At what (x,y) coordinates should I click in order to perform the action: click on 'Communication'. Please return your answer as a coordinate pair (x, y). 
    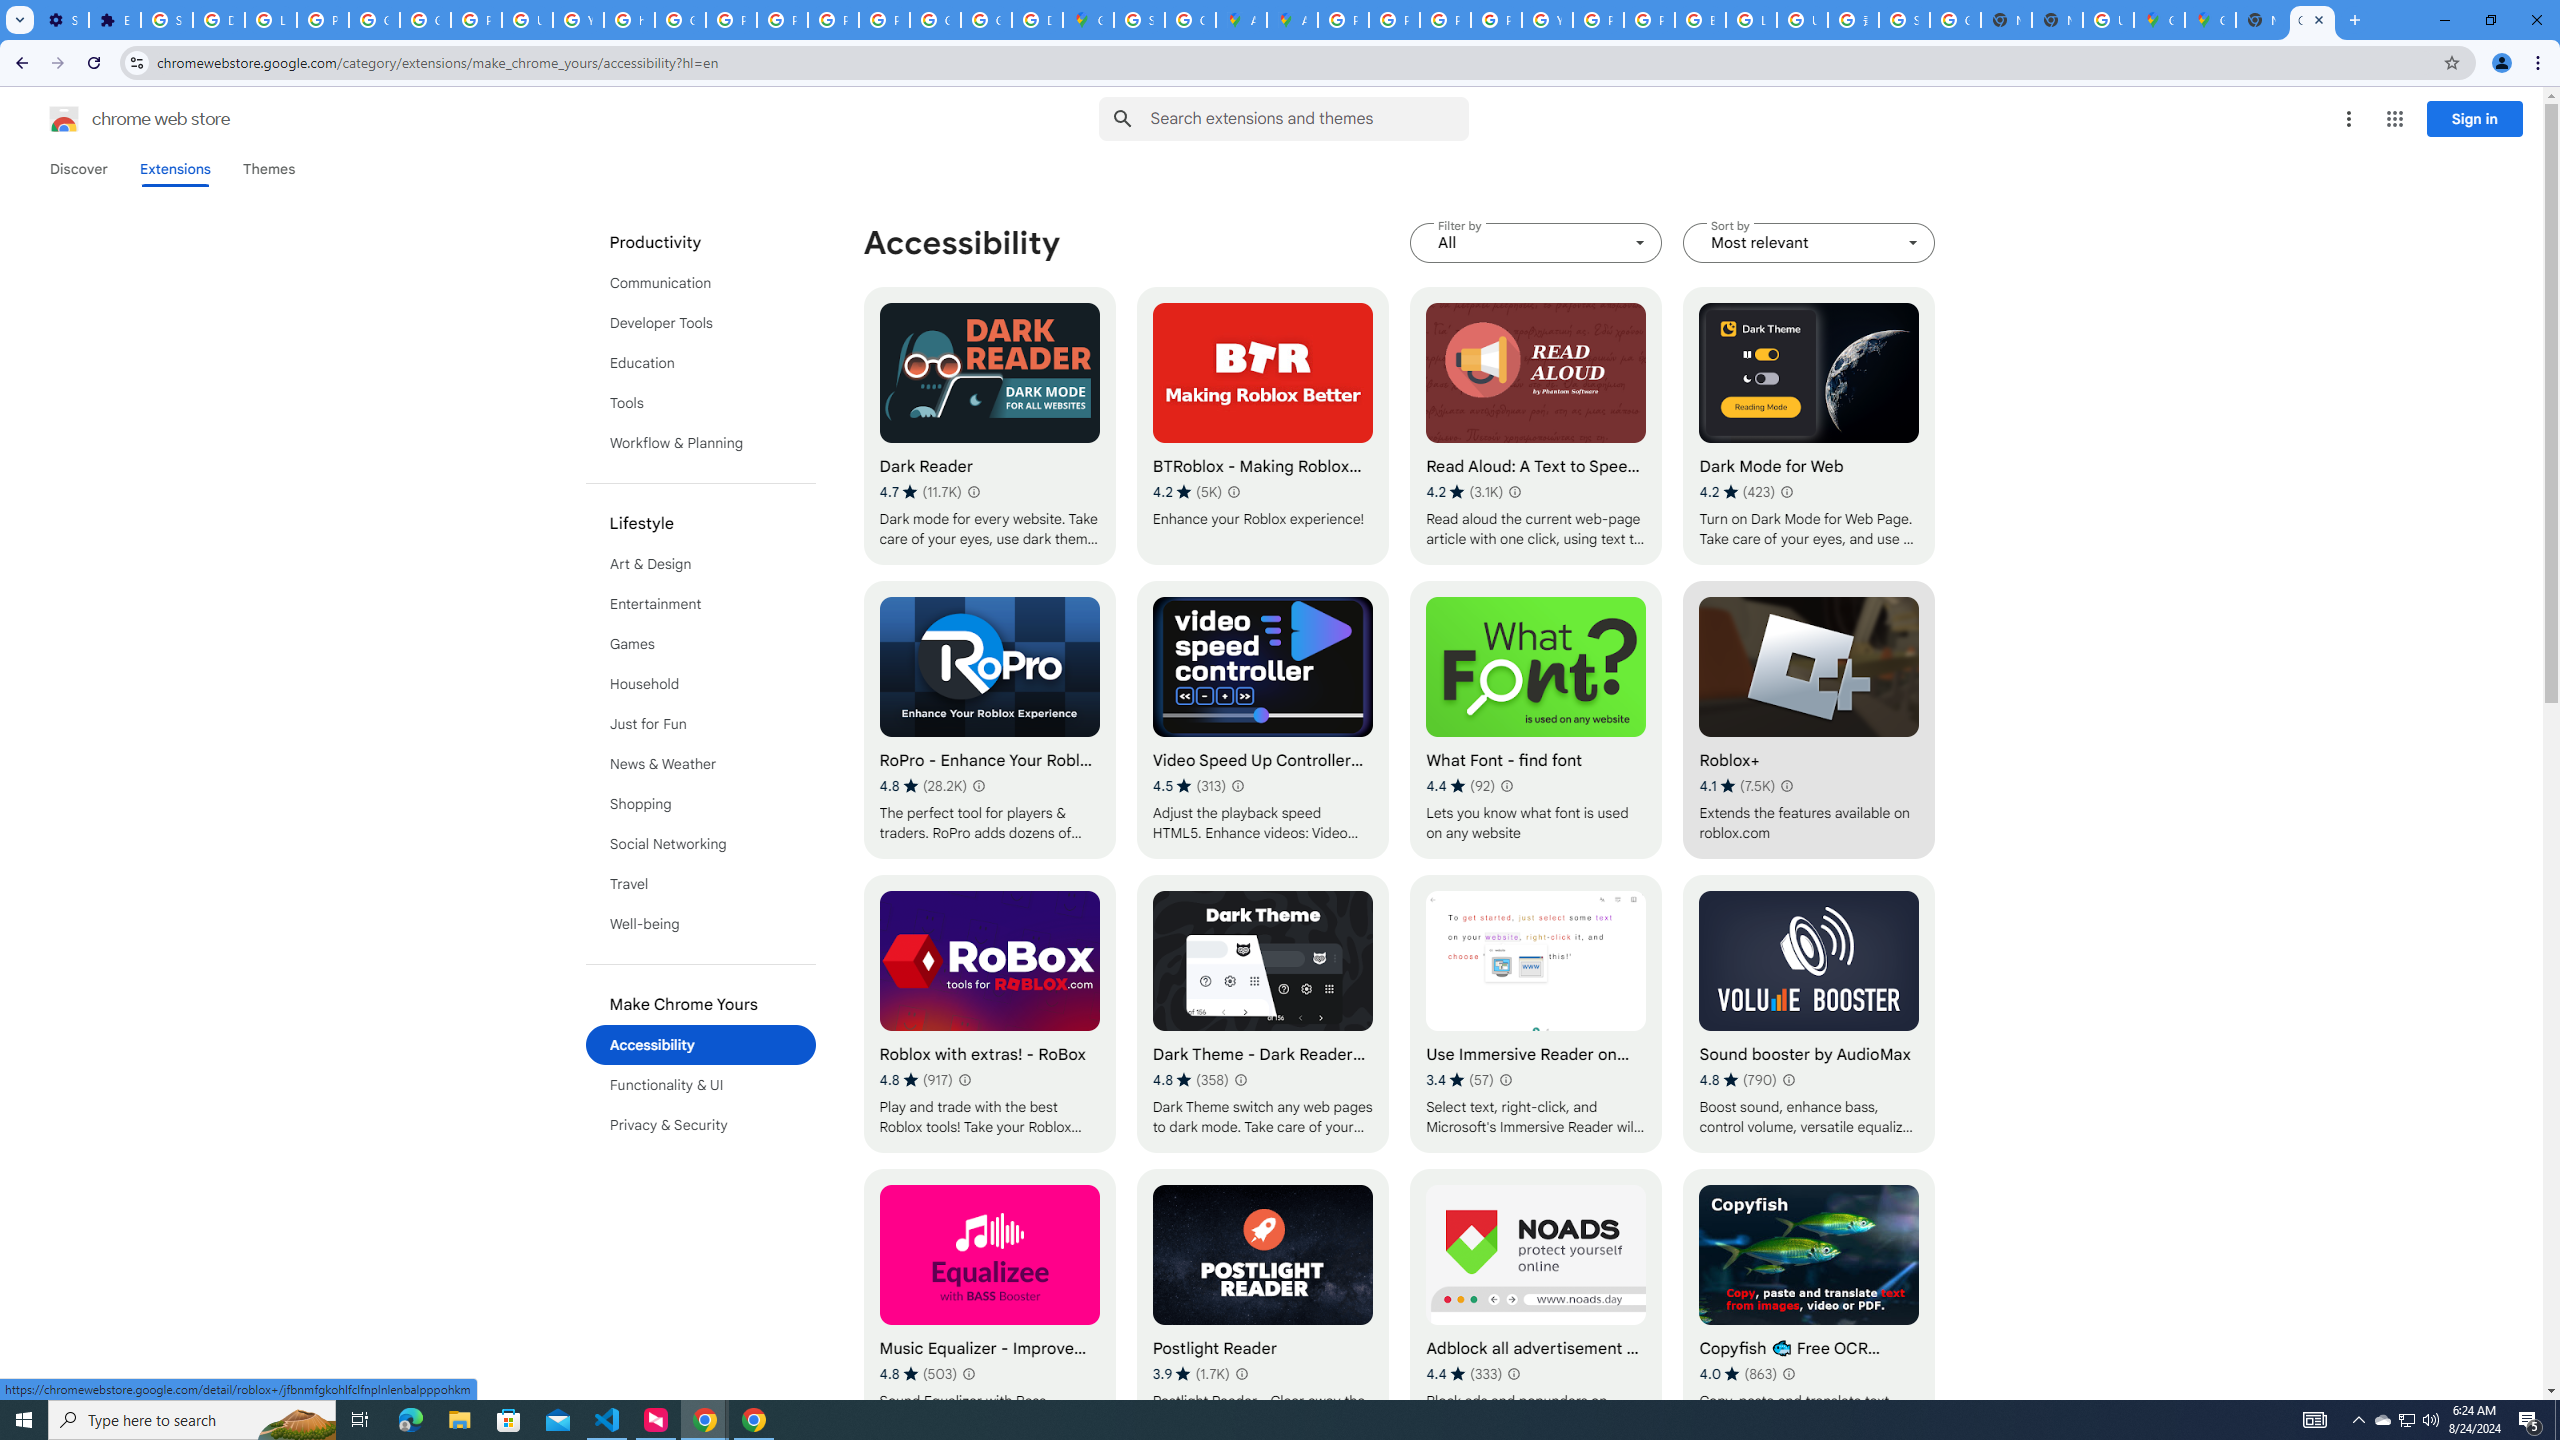
    Looking at the image, I should click on (701, 282).